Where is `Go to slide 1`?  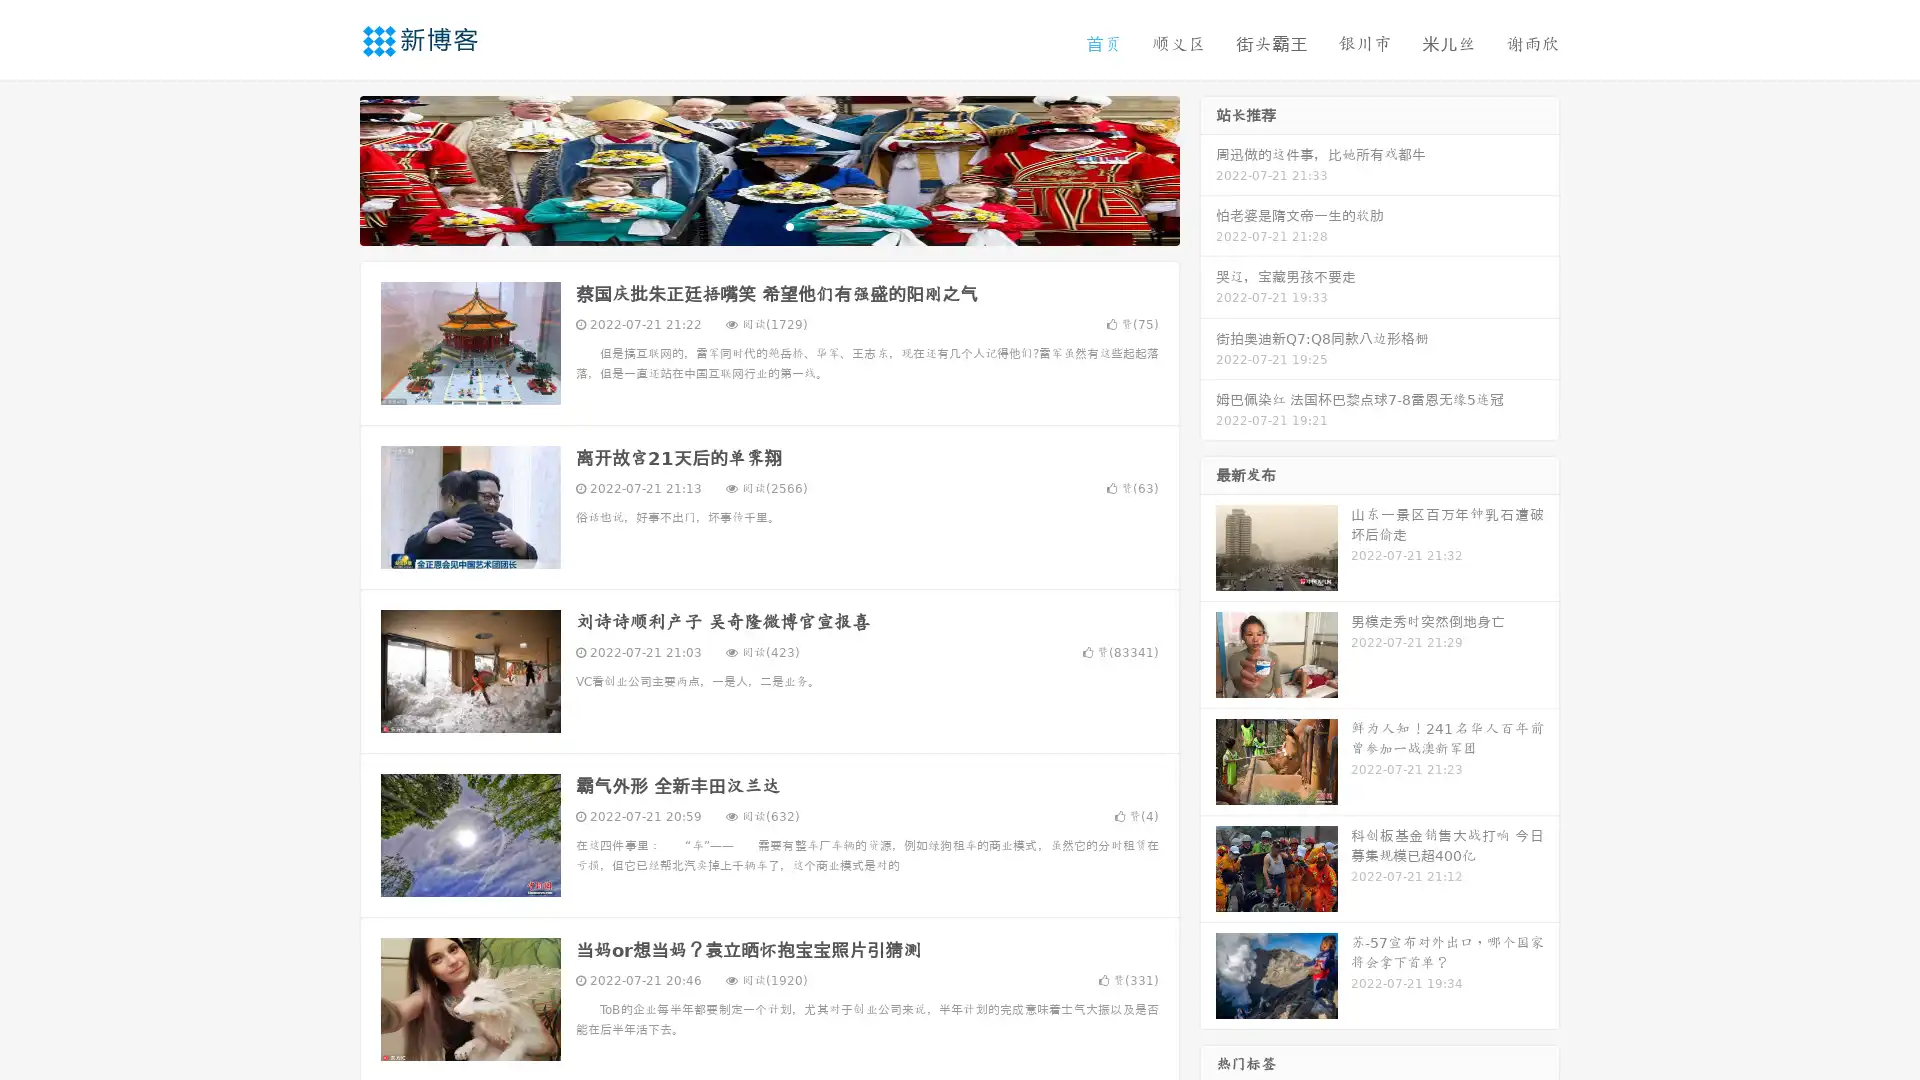
Go to slide 1 is located at coordinates (748, 225).